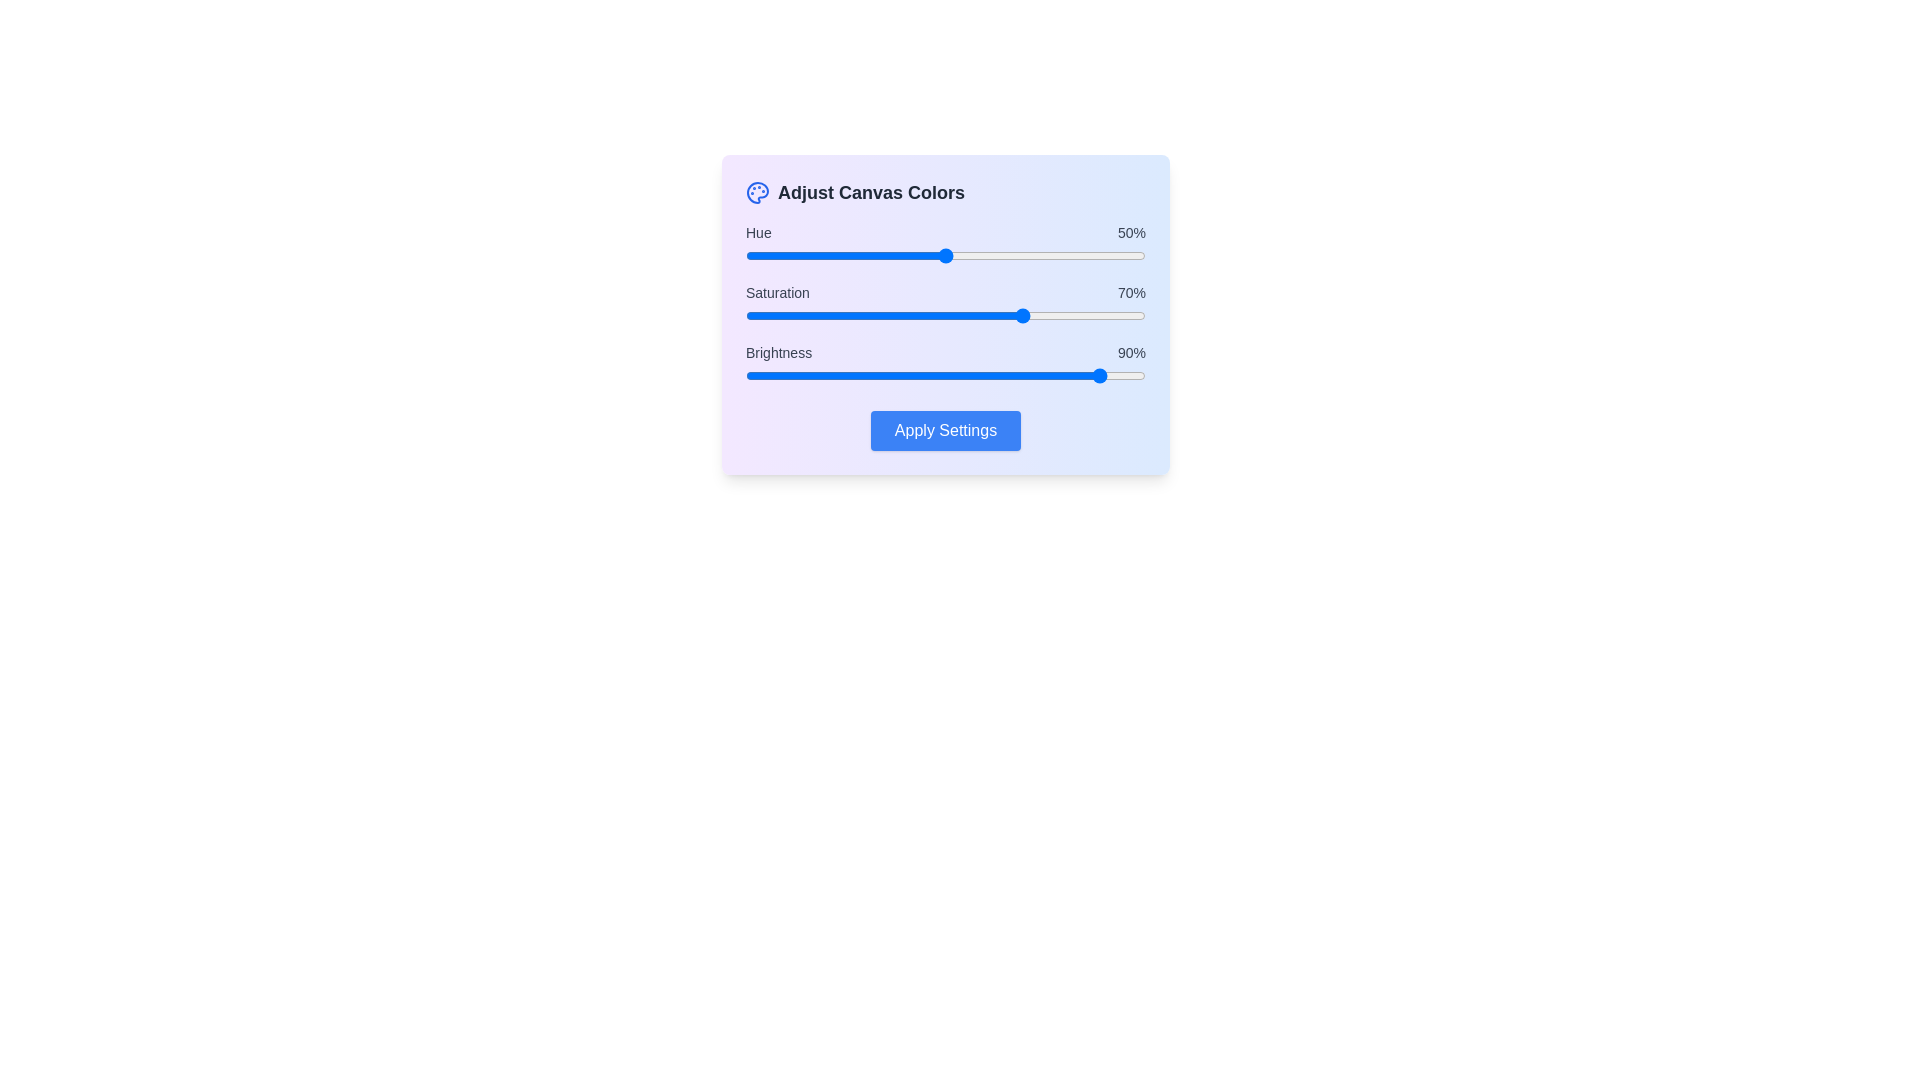 This screenshot has height=1080, width=1920. I want to click on the 'Apply Settings' button to apply the current color settings, so click(944, 430).